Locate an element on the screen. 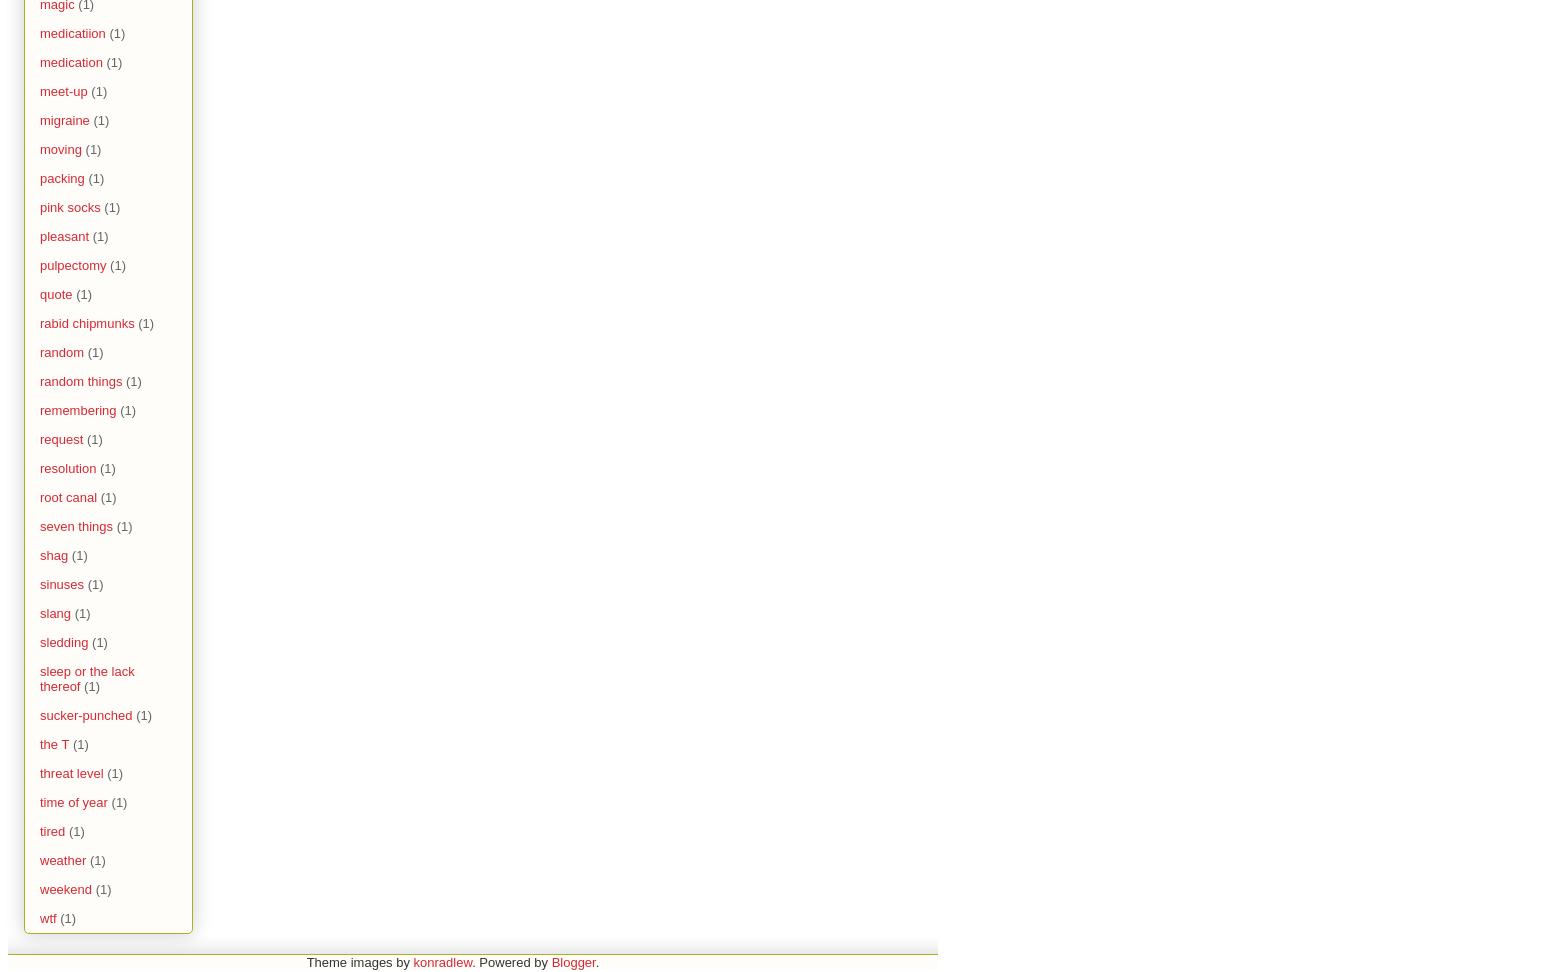  'medication' is located at coordinates (71, 61).